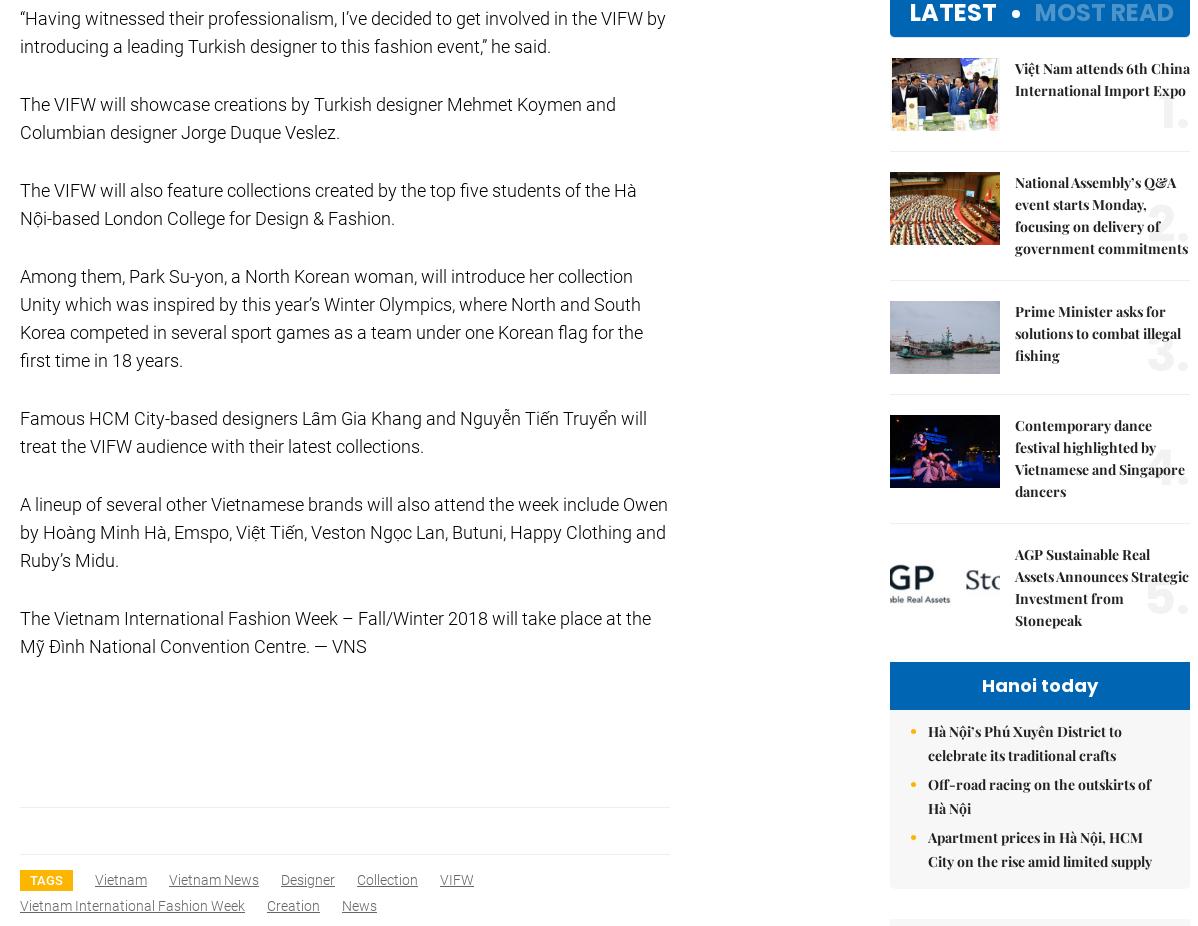 The height and width of the screenshot is (926, 1198). I want to click on 'About us', so click(1021, 84).